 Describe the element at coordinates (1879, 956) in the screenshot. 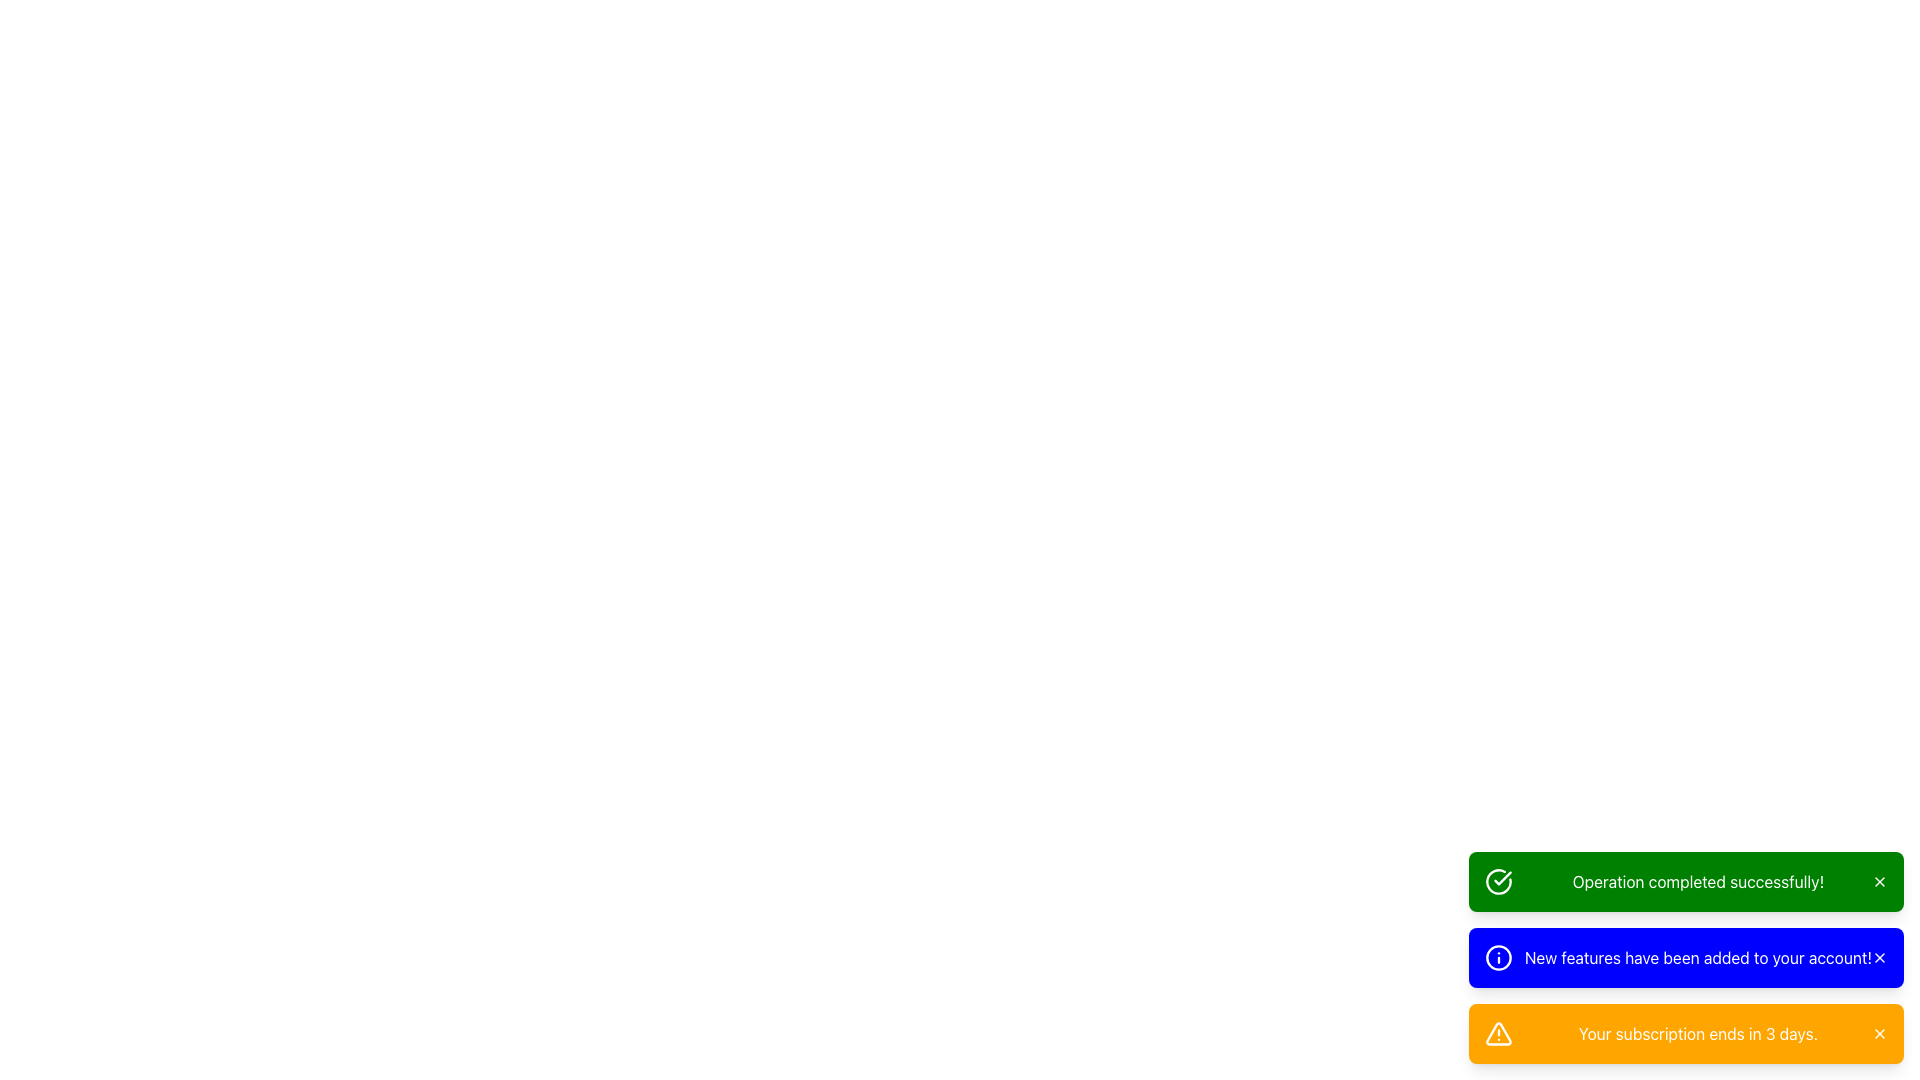

I see `the Icon button located at the top-right corner of the blue notification card` at that location.